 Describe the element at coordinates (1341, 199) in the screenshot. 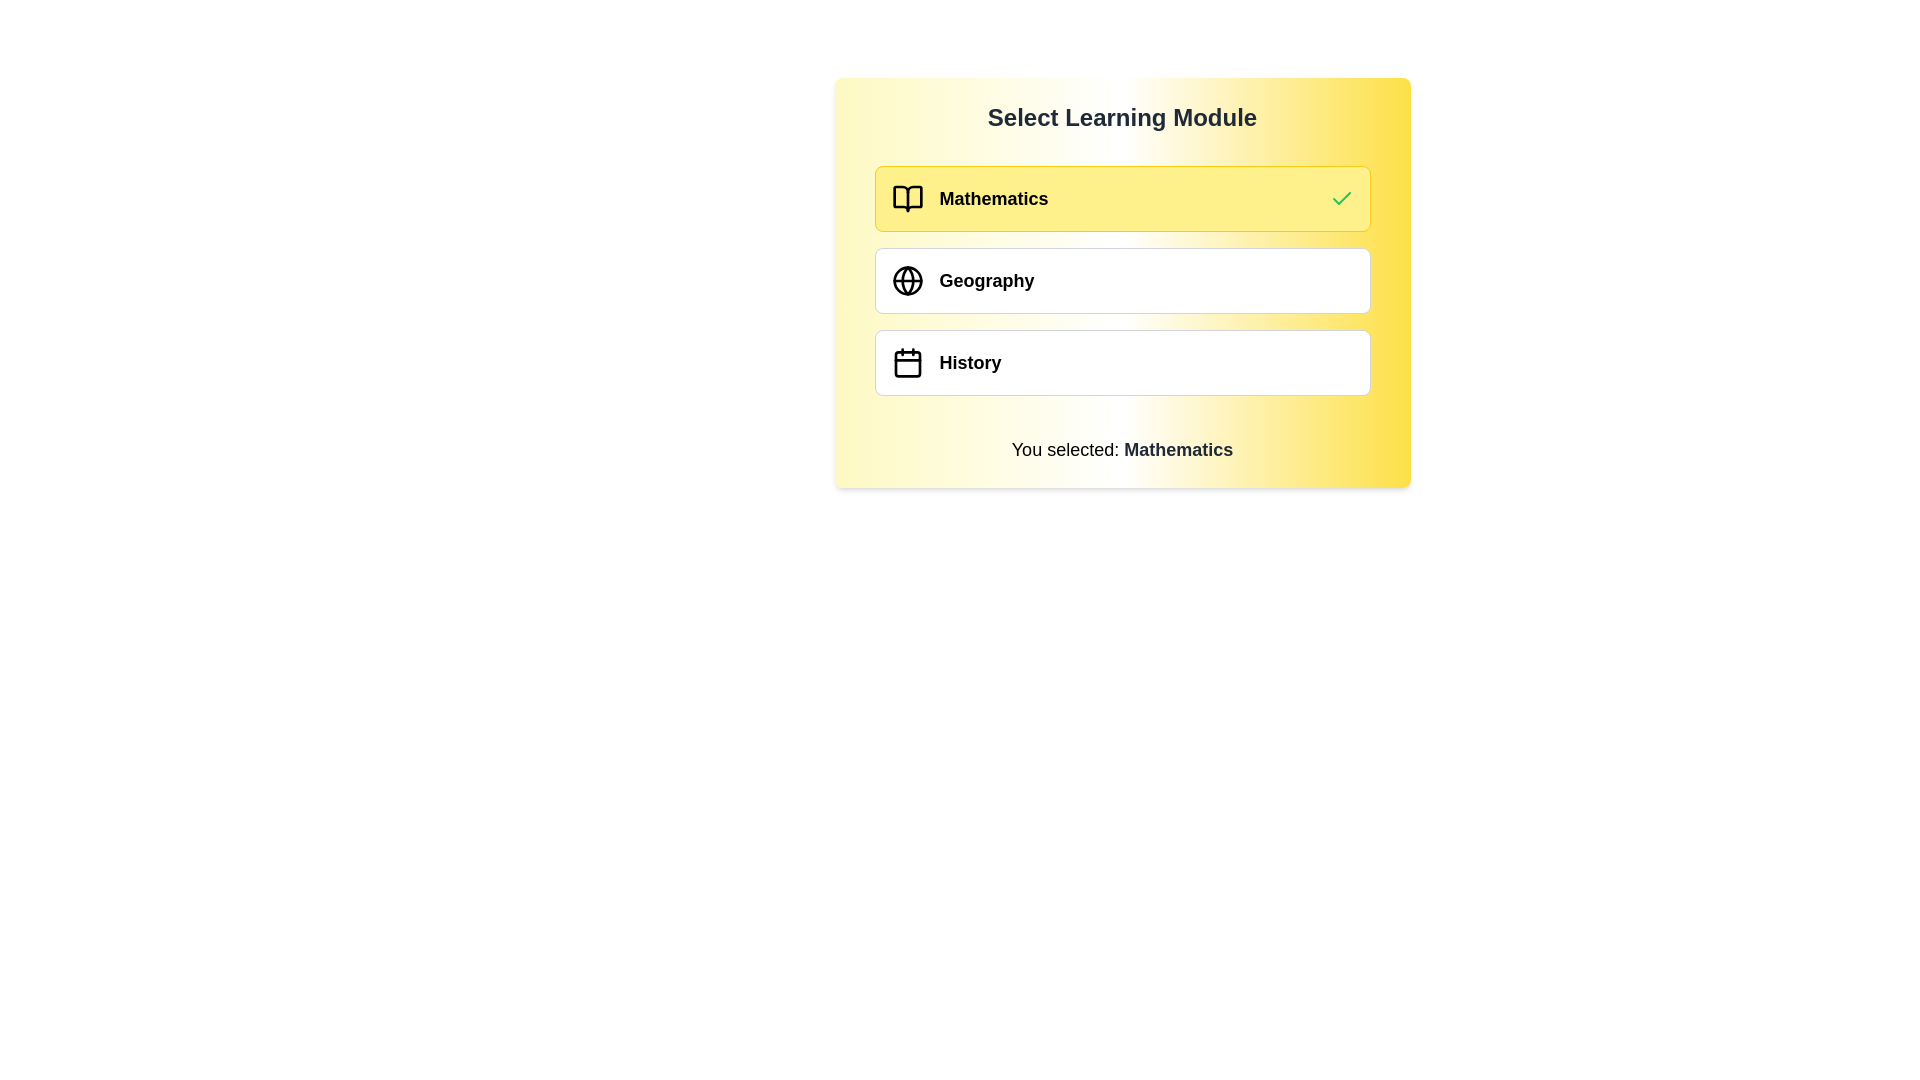

I see `the selected checkmark icon indicating the 'Mathematics' module, confirming it is currently chosen` at that location.